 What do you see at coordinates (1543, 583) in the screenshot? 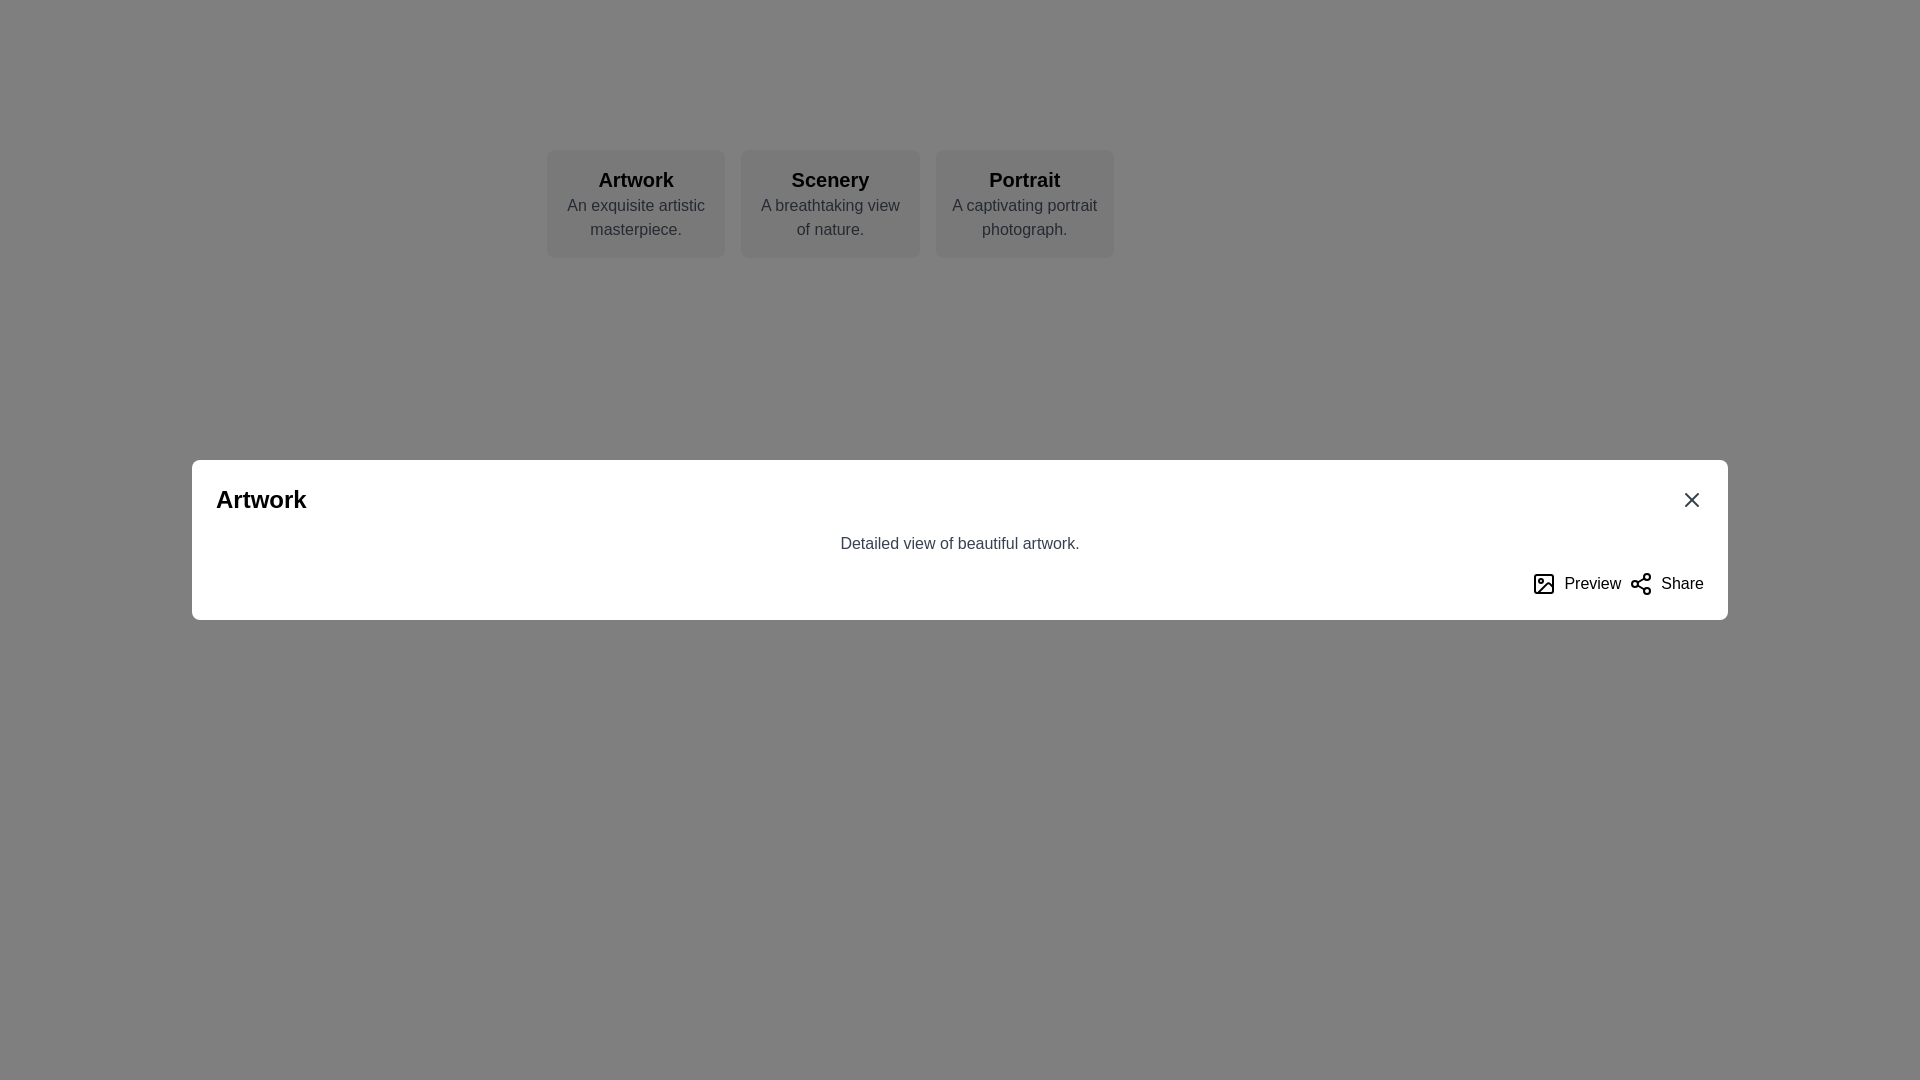
I see `the image preview icon located to the left of the 'Preview' text, which resembles a minimalist picture frame with a circle and a line` at bounding box center [1543, 583].